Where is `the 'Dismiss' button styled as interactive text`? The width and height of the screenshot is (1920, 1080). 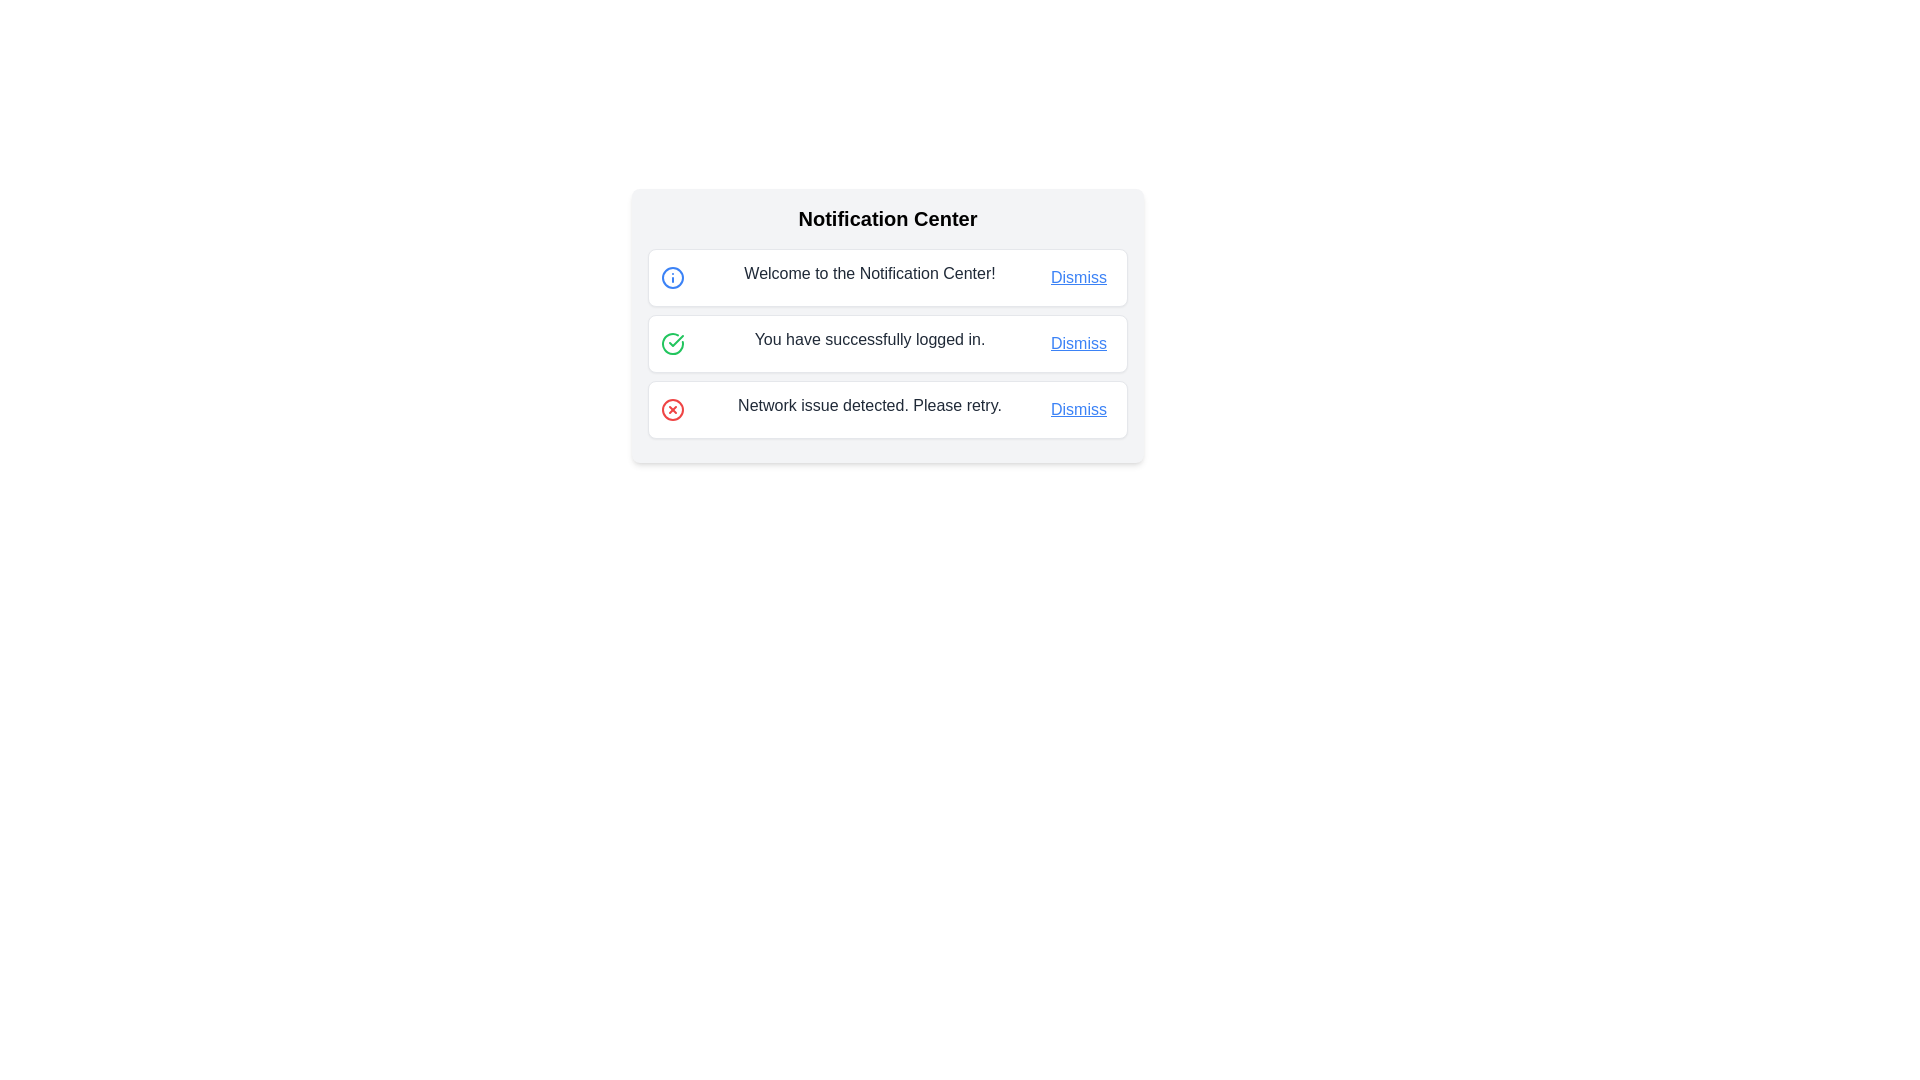
the 'Dismiss' button styled as interactive text is located at coordinates (1078, 342).